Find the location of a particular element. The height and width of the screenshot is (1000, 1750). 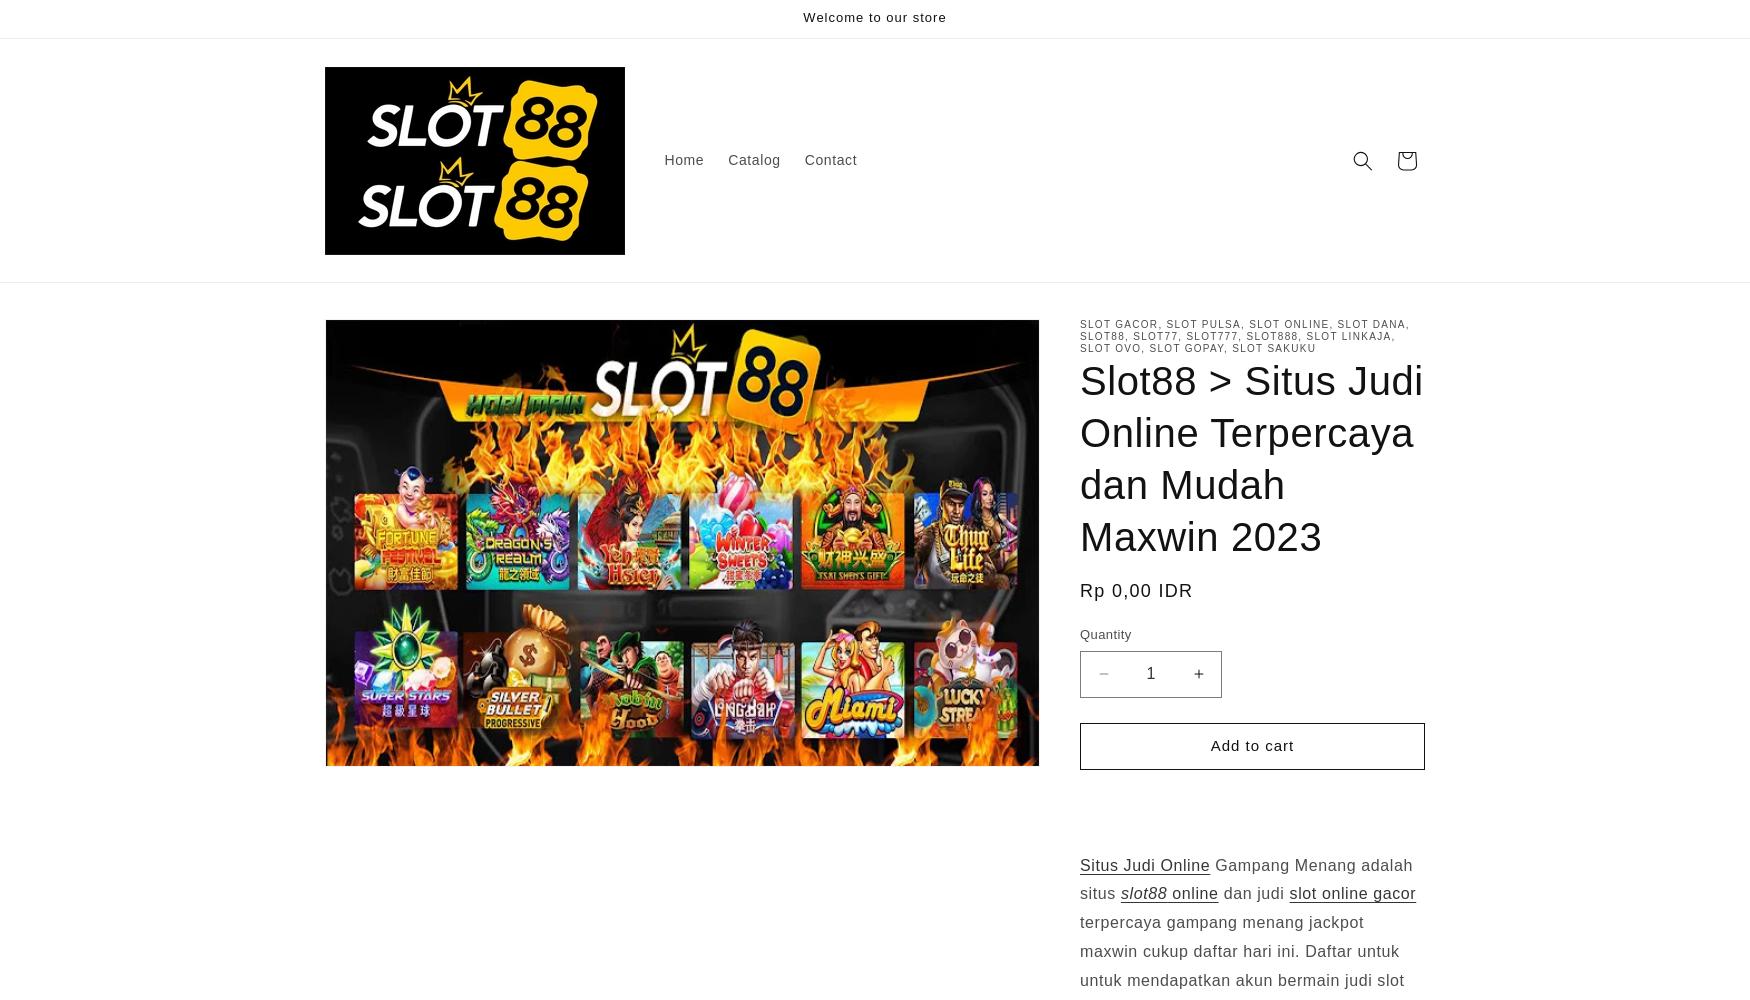

'Catalog' is located at coordinates (753, 160).